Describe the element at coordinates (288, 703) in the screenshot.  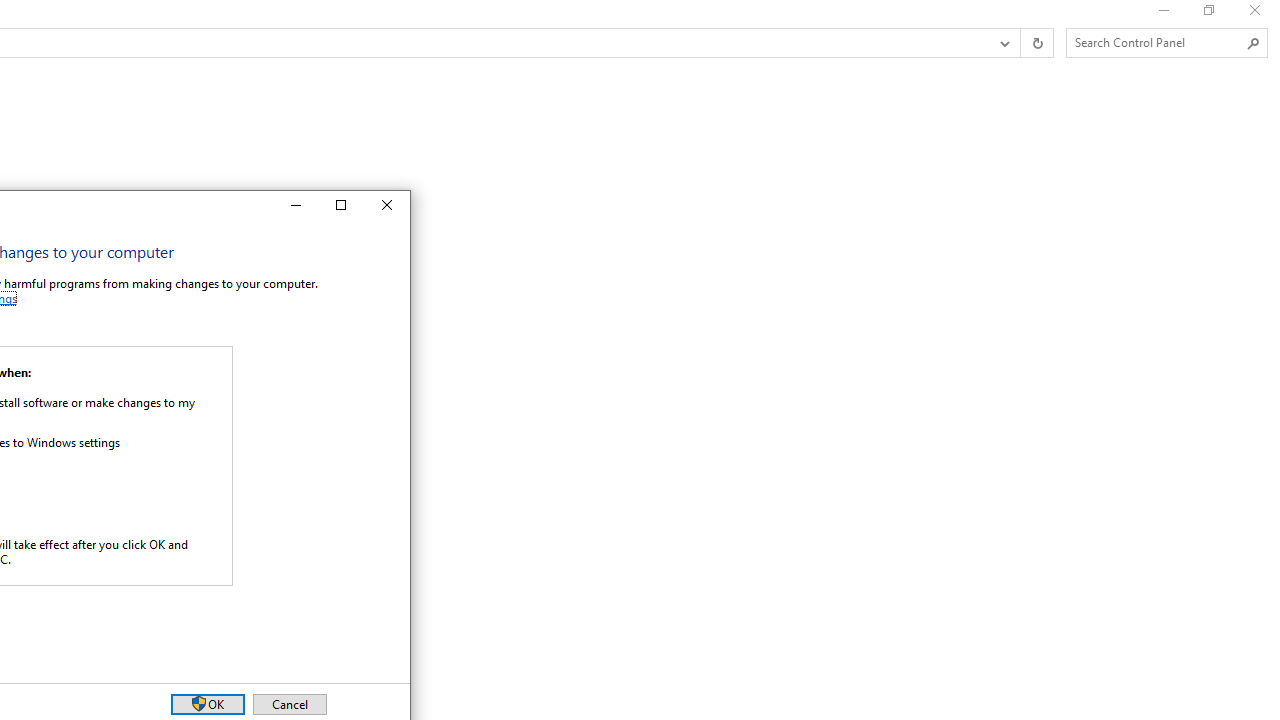
I see `'Cancel'` at that location.